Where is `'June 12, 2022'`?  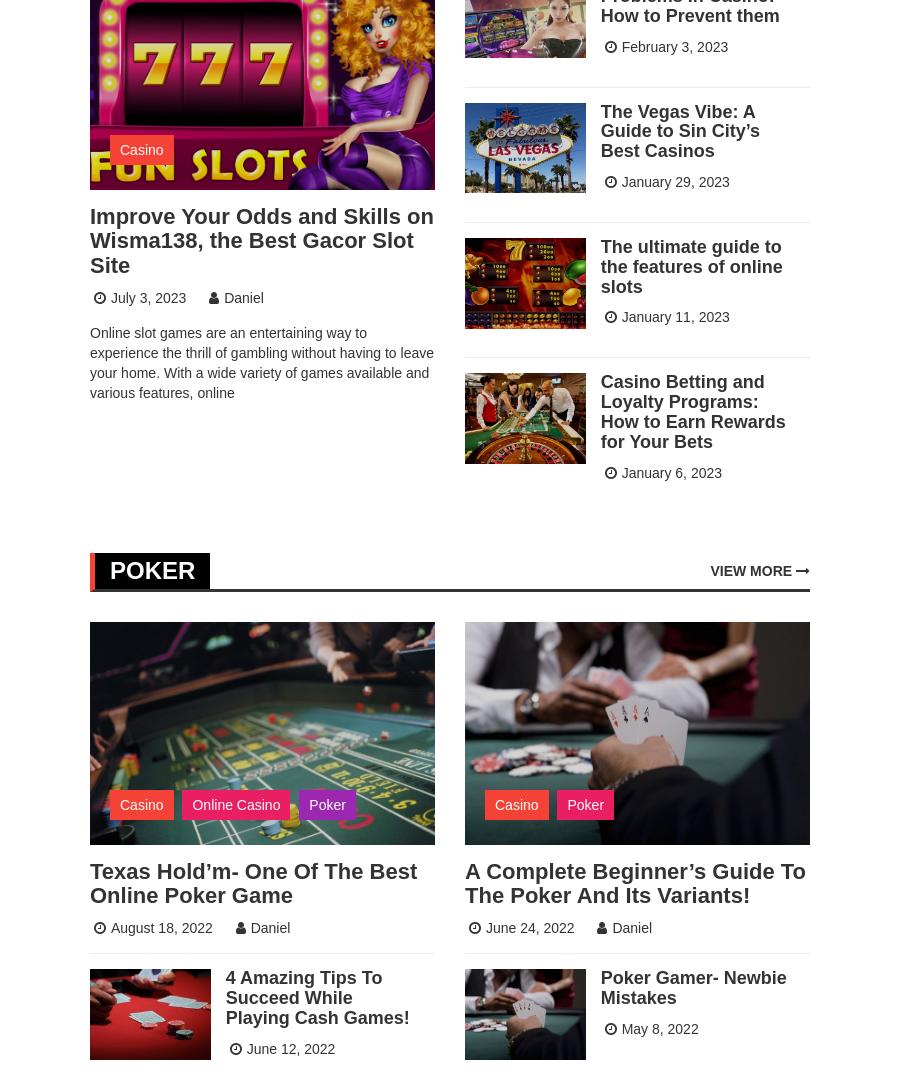 'June 12, 2022' is located at coordinates (289, 1048).